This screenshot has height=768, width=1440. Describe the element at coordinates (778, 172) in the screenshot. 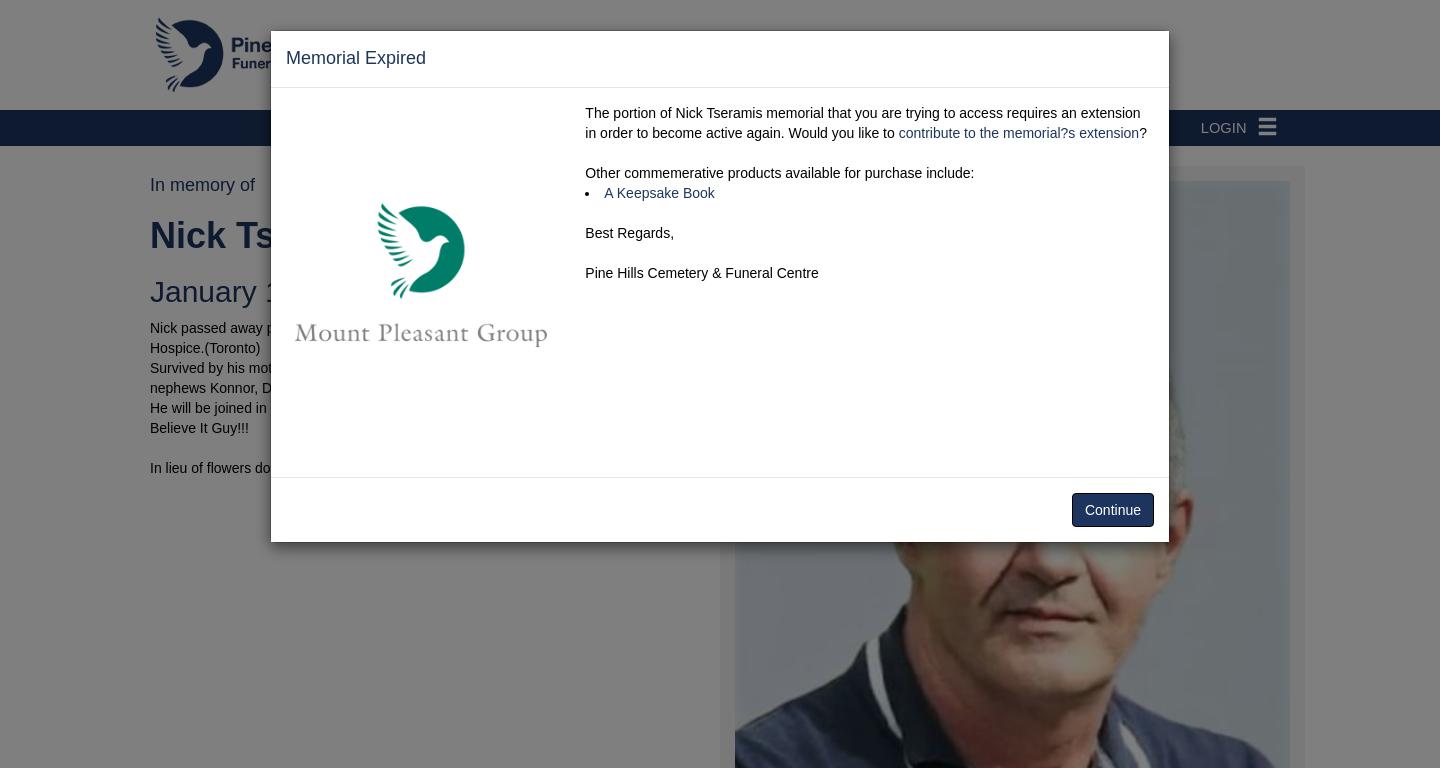

I see `'Other commemerative products available for purchase include:'` at that location.